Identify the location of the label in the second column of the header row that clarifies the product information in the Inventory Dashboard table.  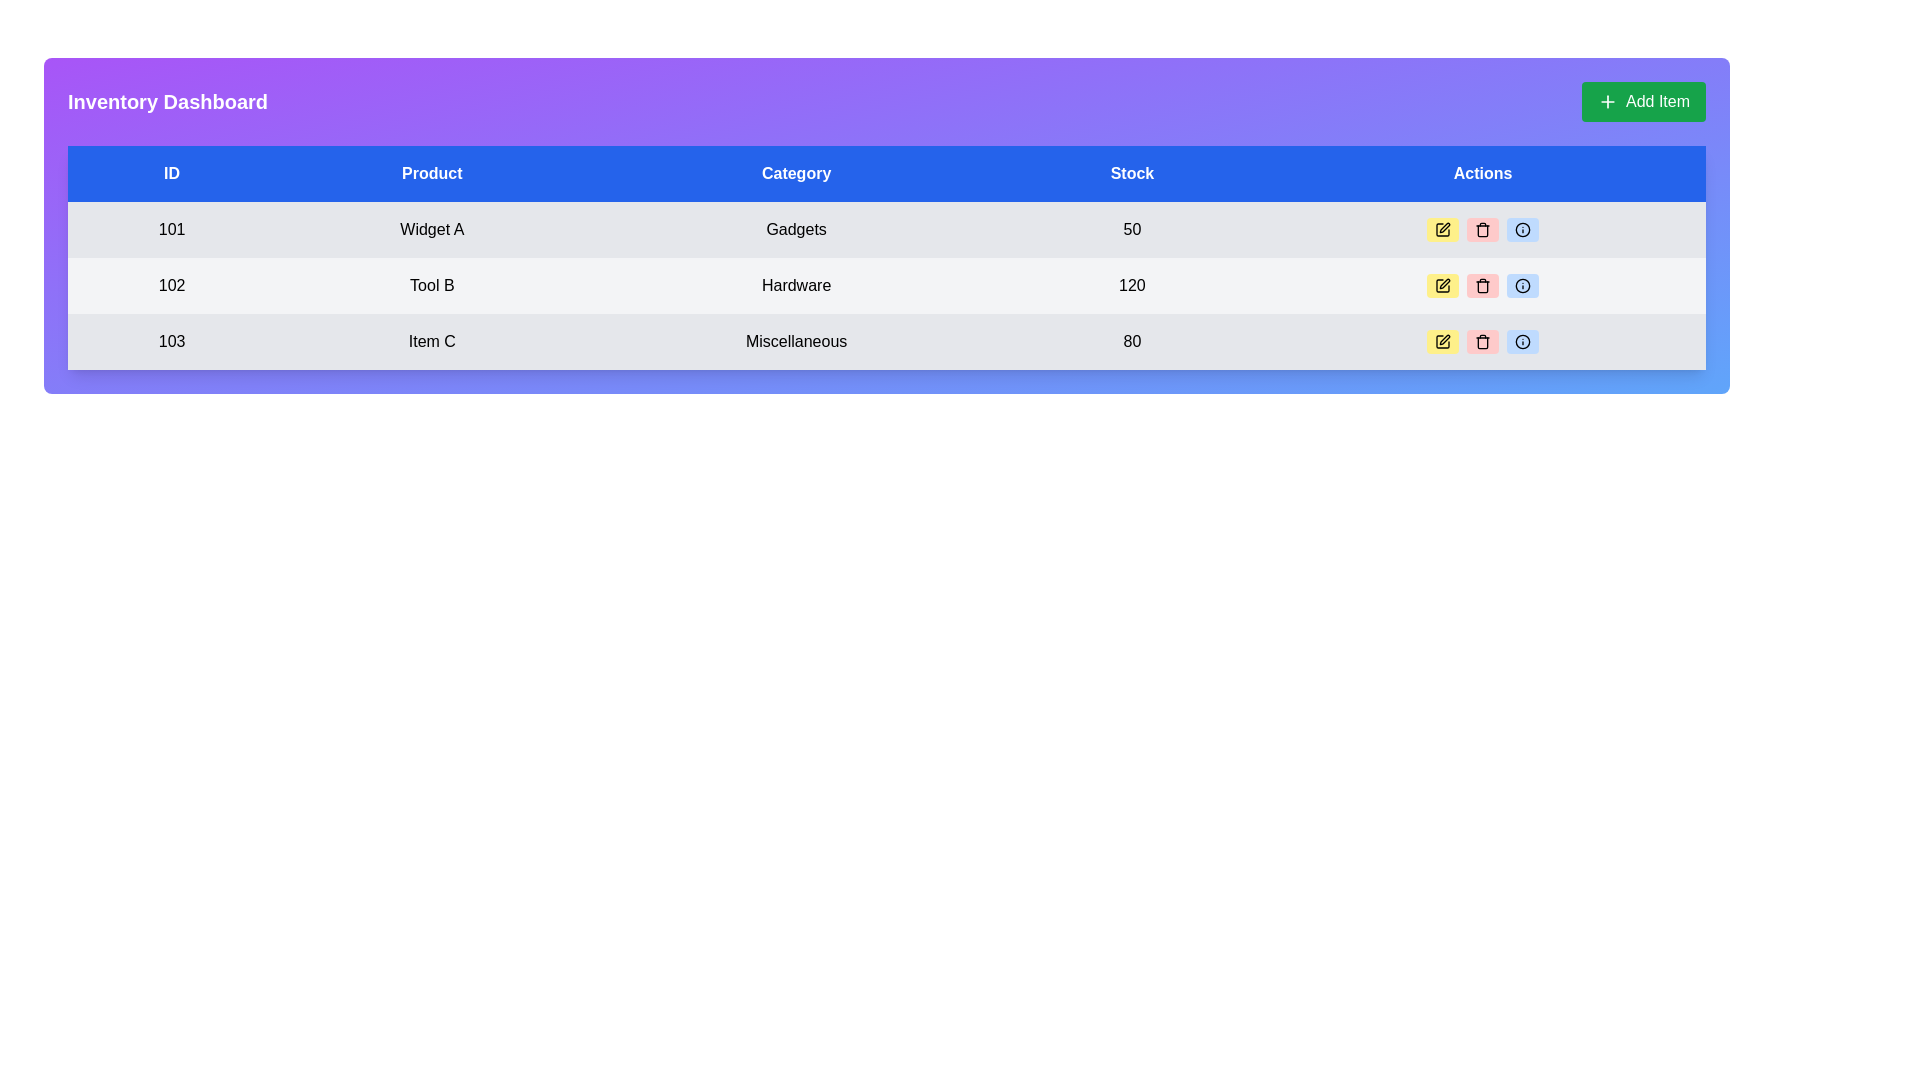
(431, 172).